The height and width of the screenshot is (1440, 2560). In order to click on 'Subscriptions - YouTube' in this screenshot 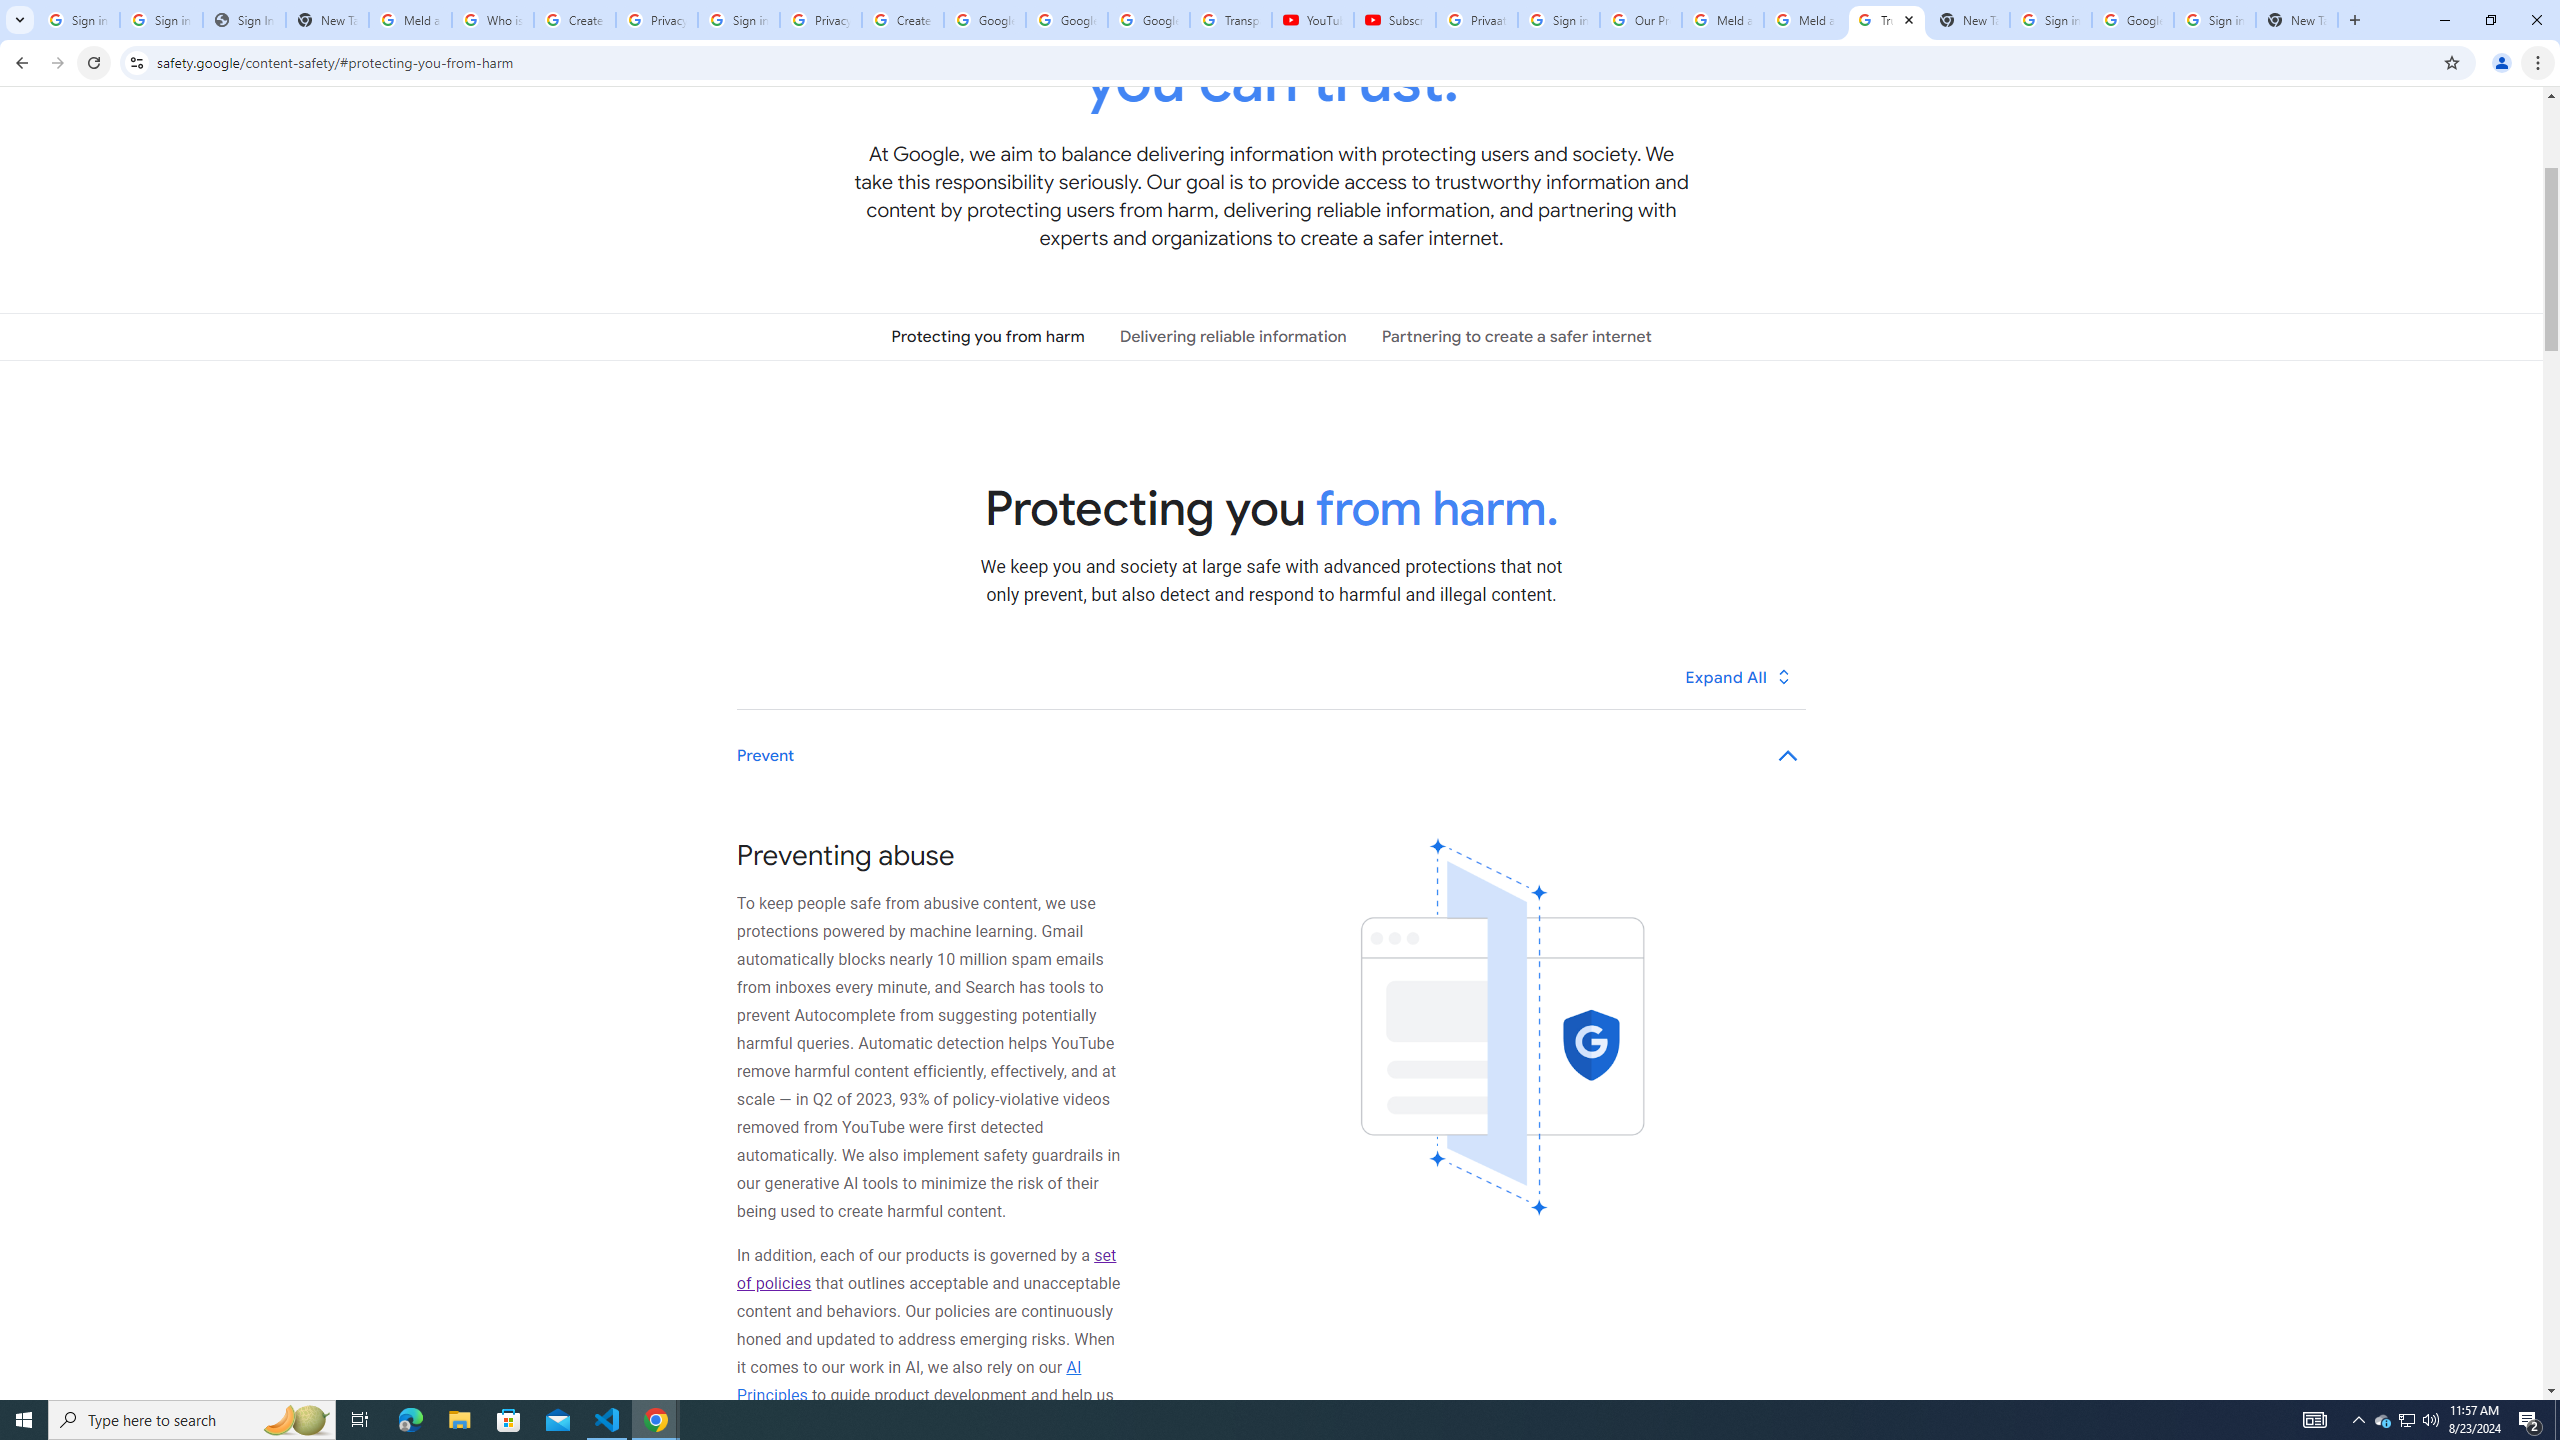, I will do `click(1393, 19)`.